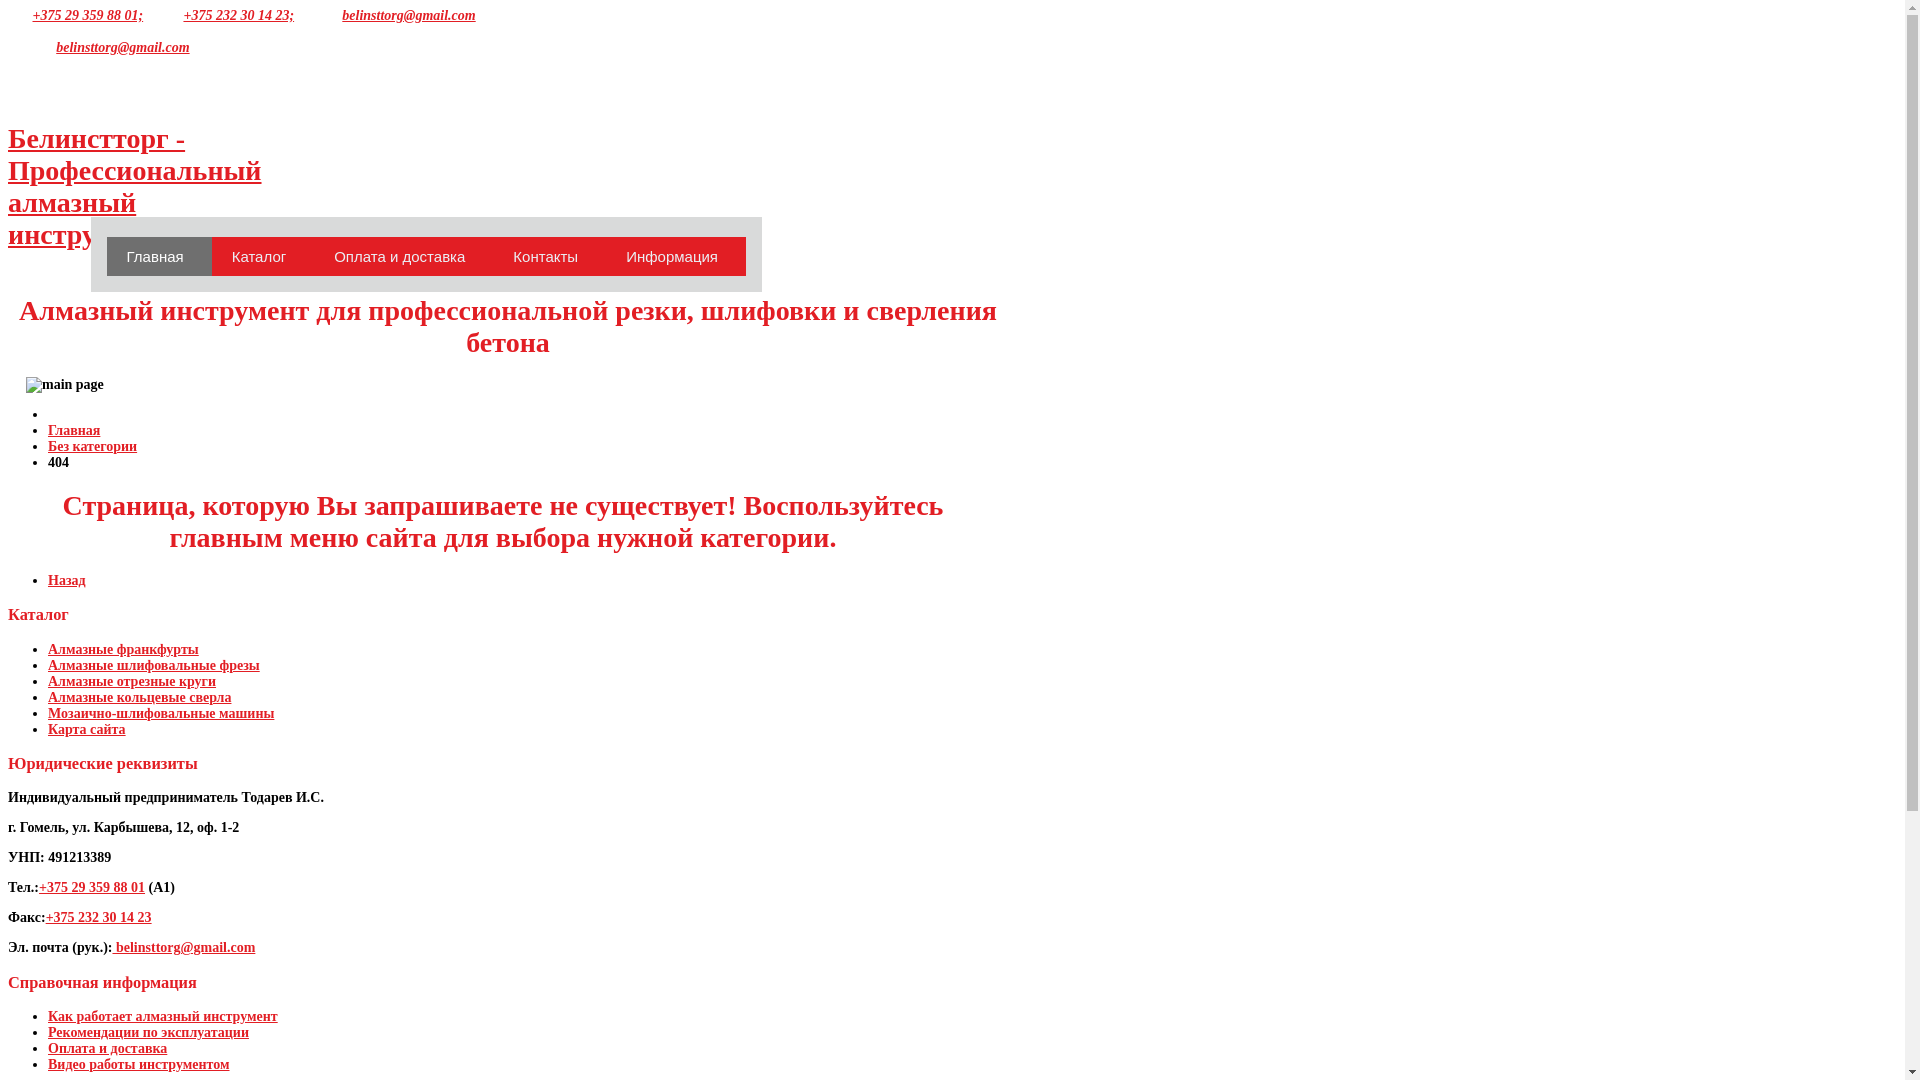  I want to click on '+375 232 30 14 23;', so click(182, 15).